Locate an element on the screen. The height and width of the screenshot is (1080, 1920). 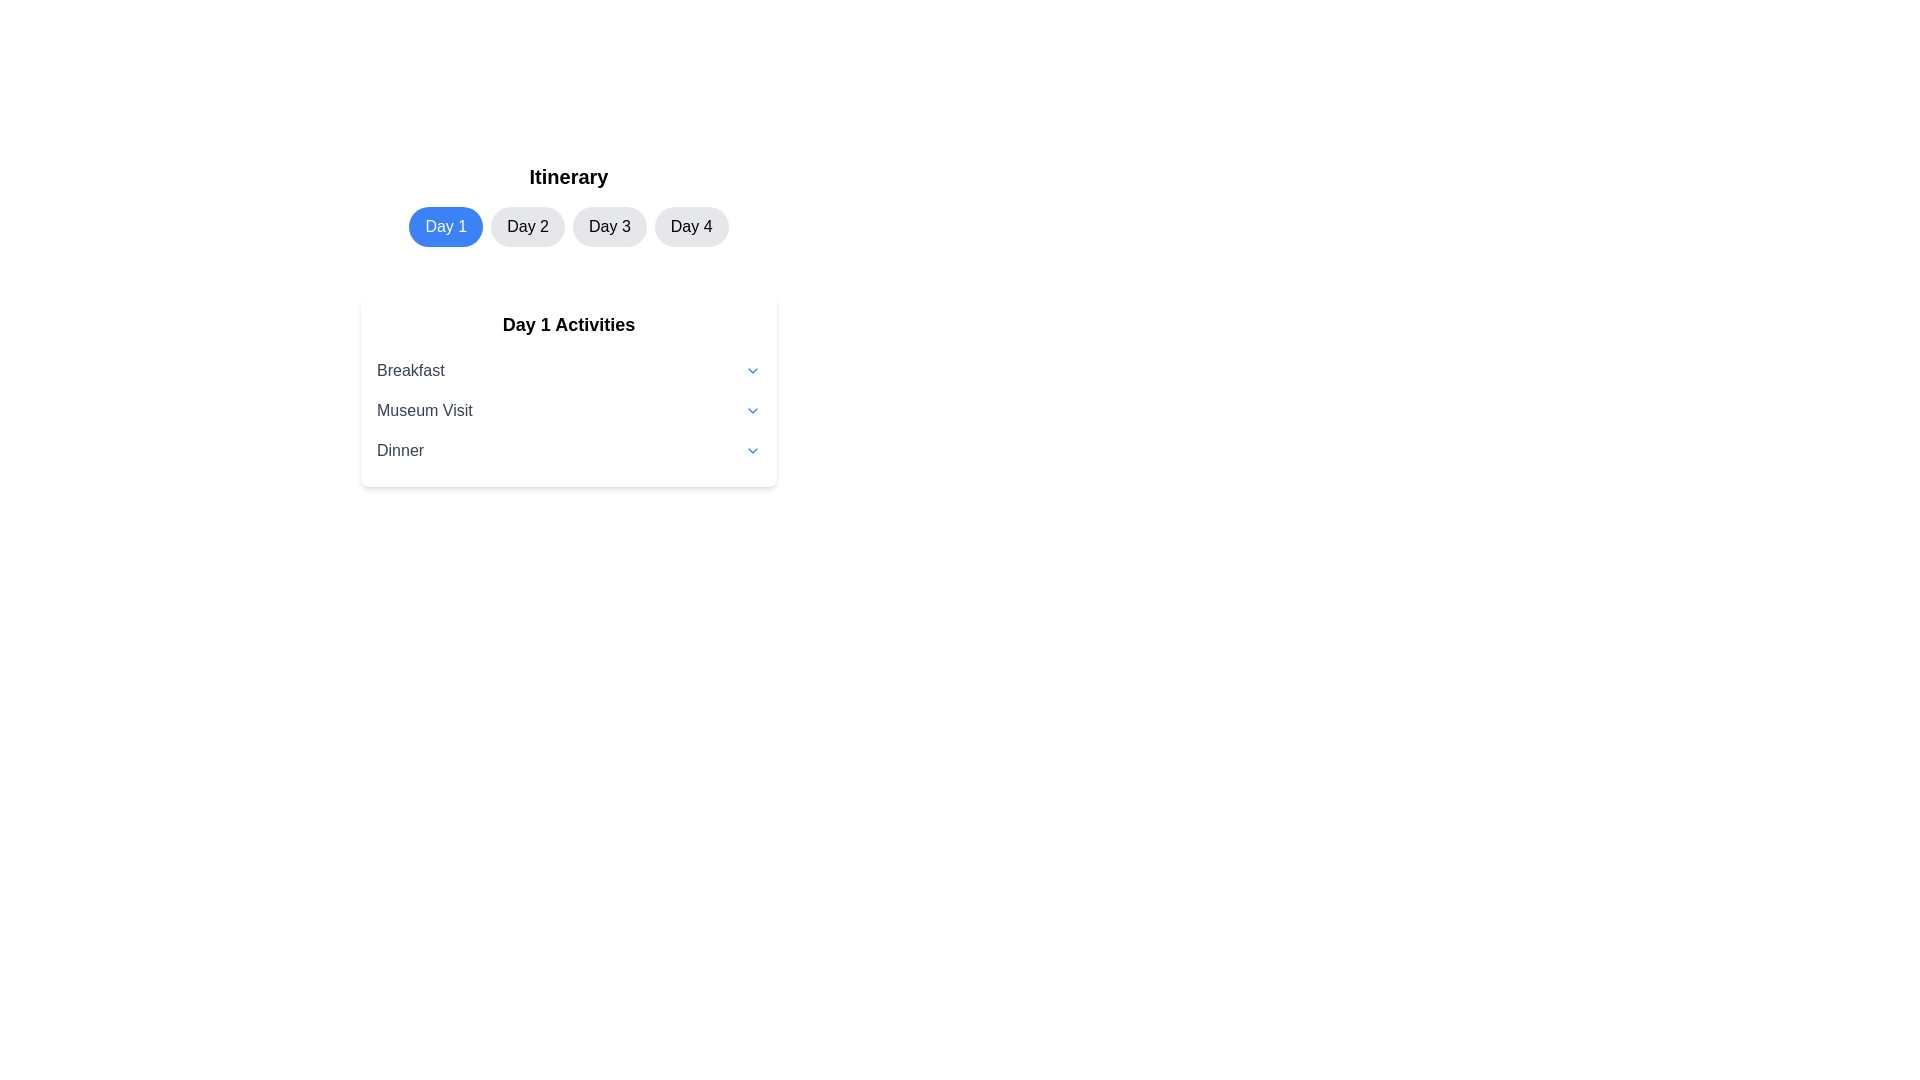
the bold text header labeled 'Day 1 Activities' is located at coordinates (568, 323).